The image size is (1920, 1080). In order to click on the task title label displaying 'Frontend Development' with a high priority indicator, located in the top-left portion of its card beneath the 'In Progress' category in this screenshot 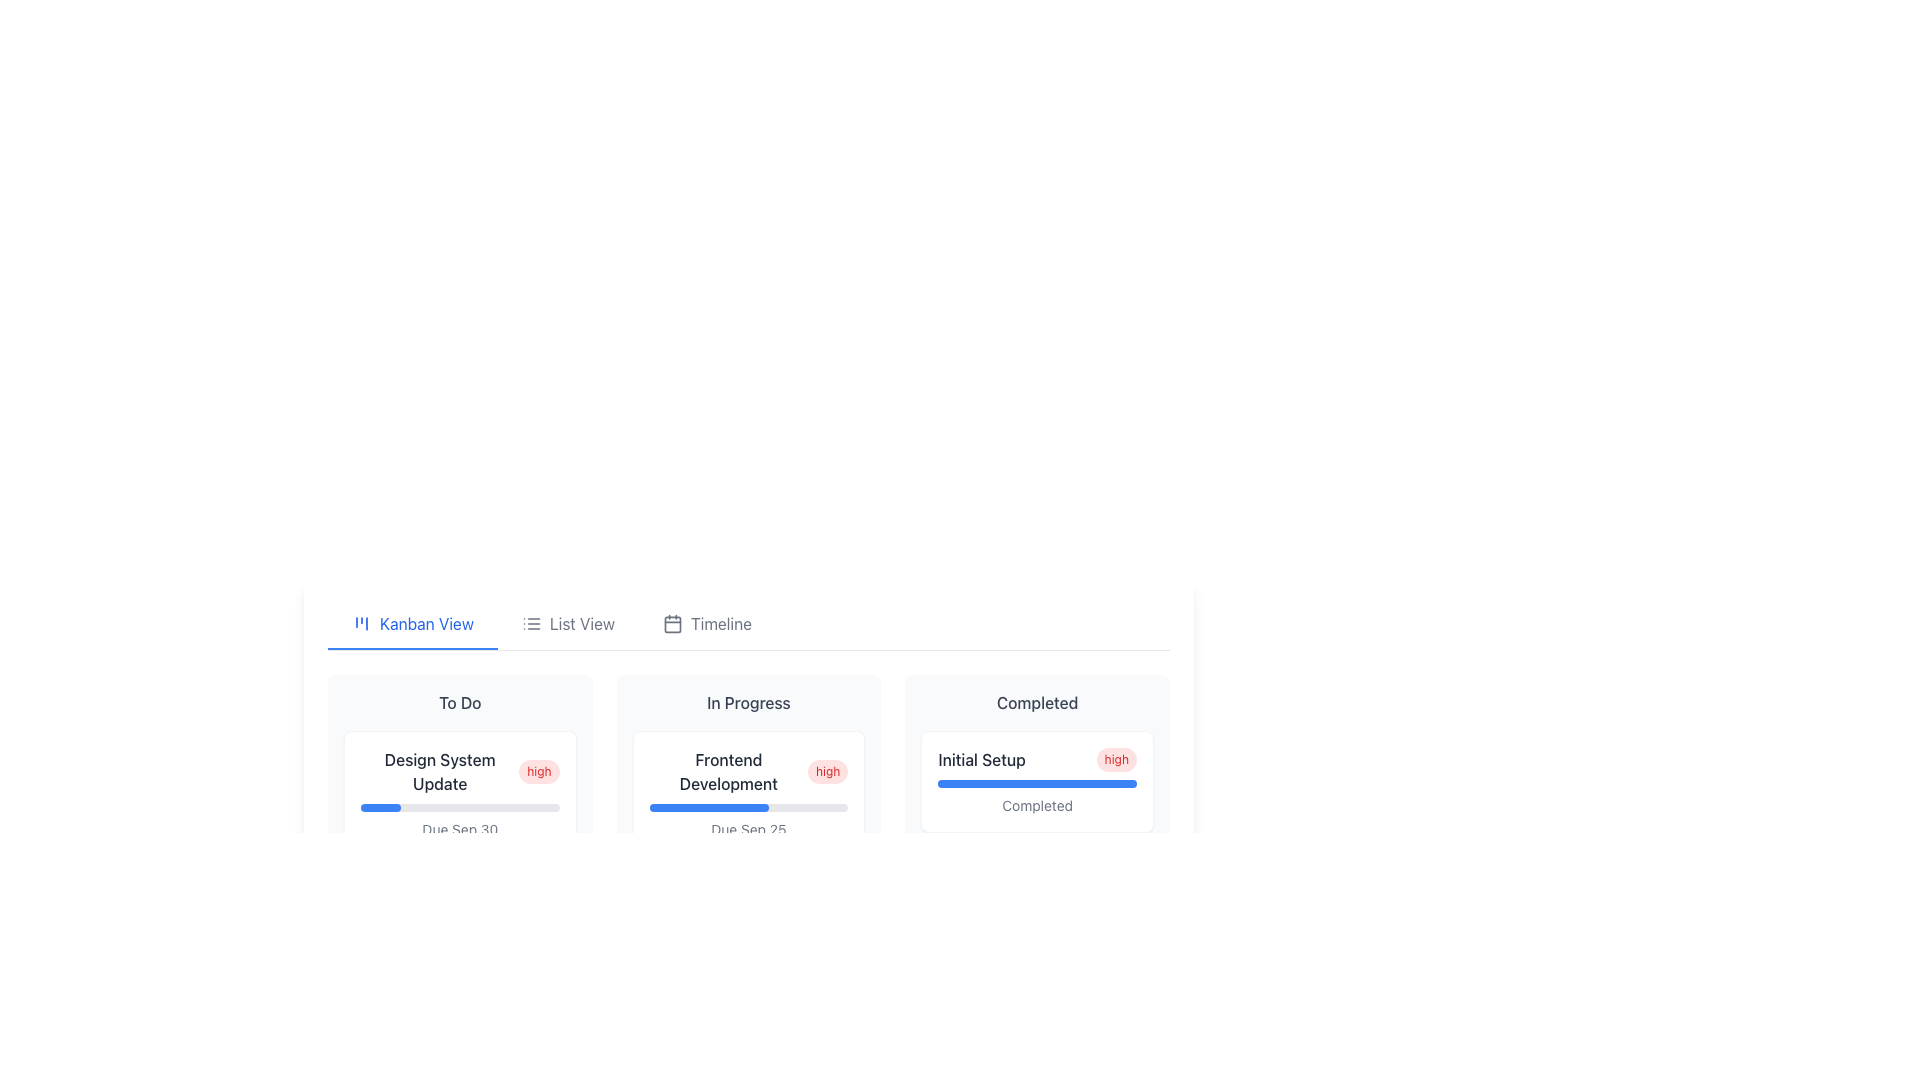, I will do `click(747, 770)`.